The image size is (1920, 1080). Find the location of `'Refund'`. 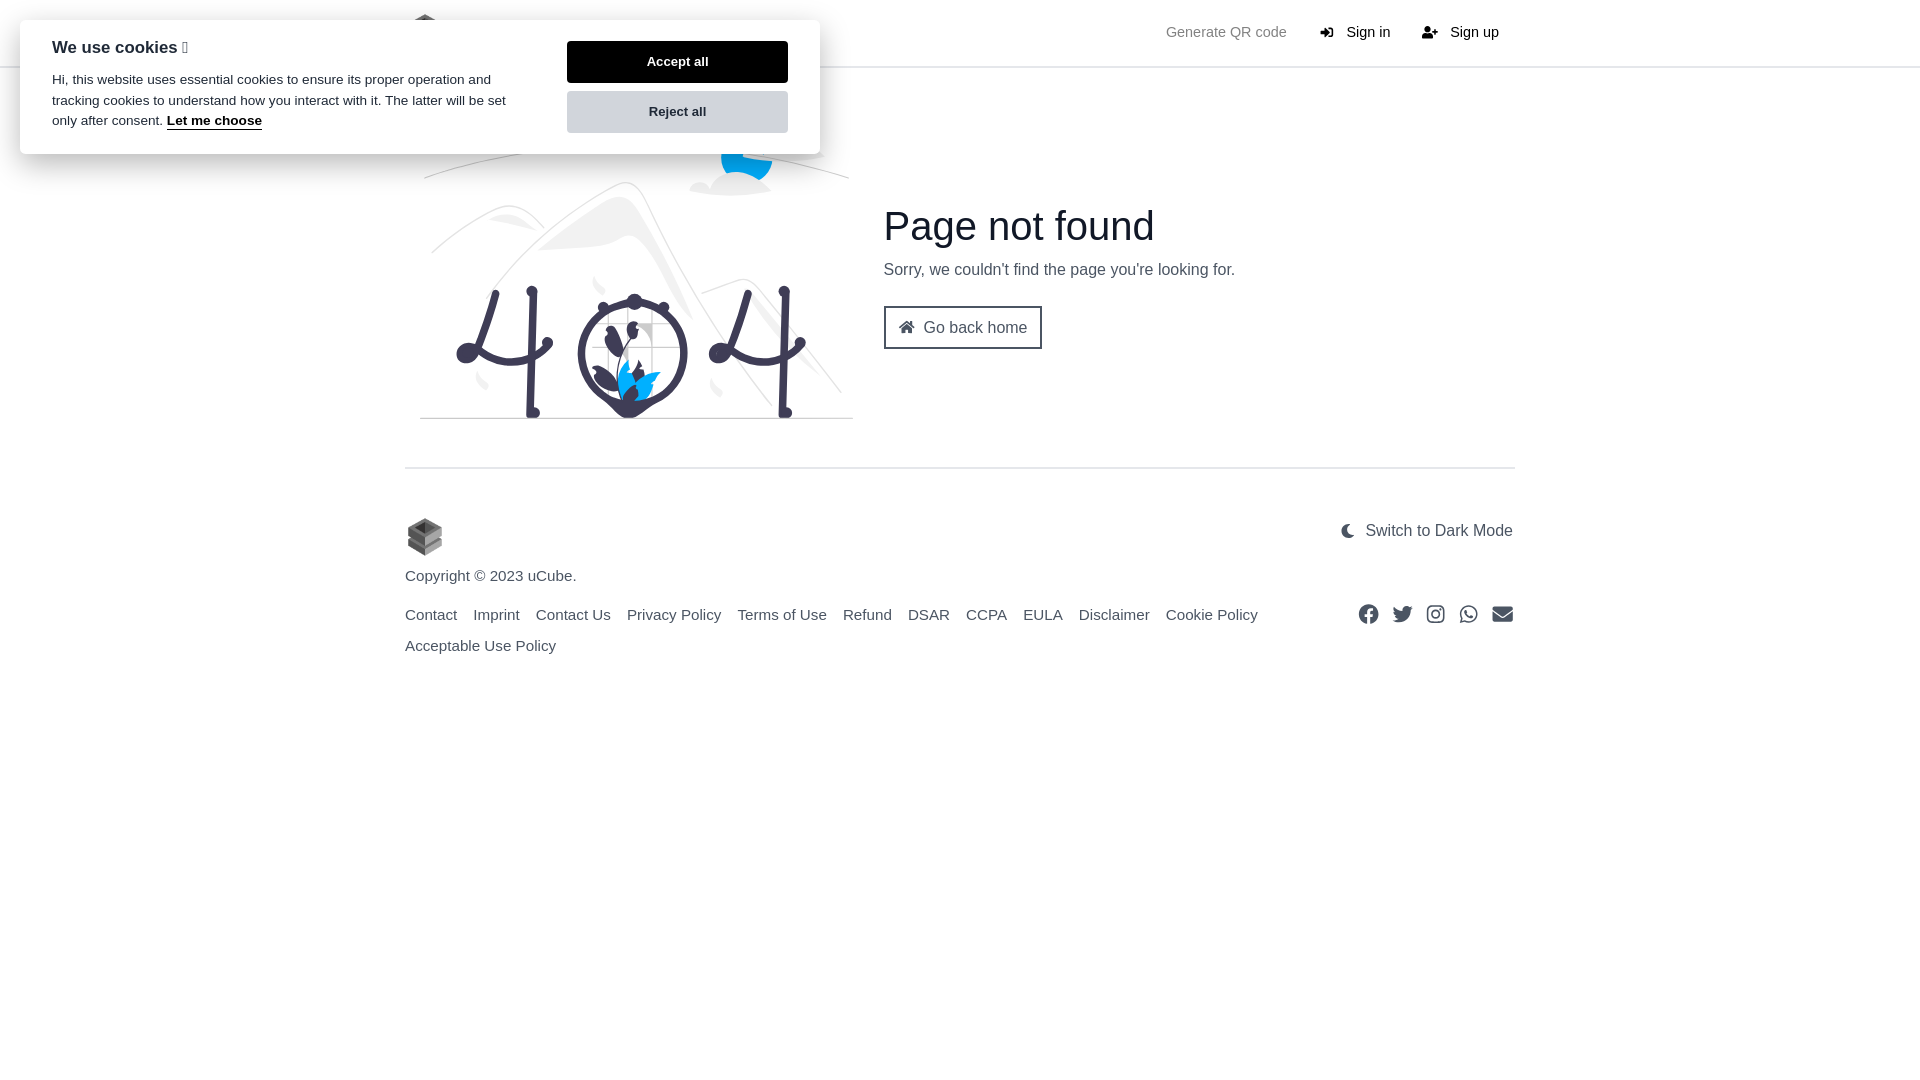

'Refund' is located at coordinates (843, 613).